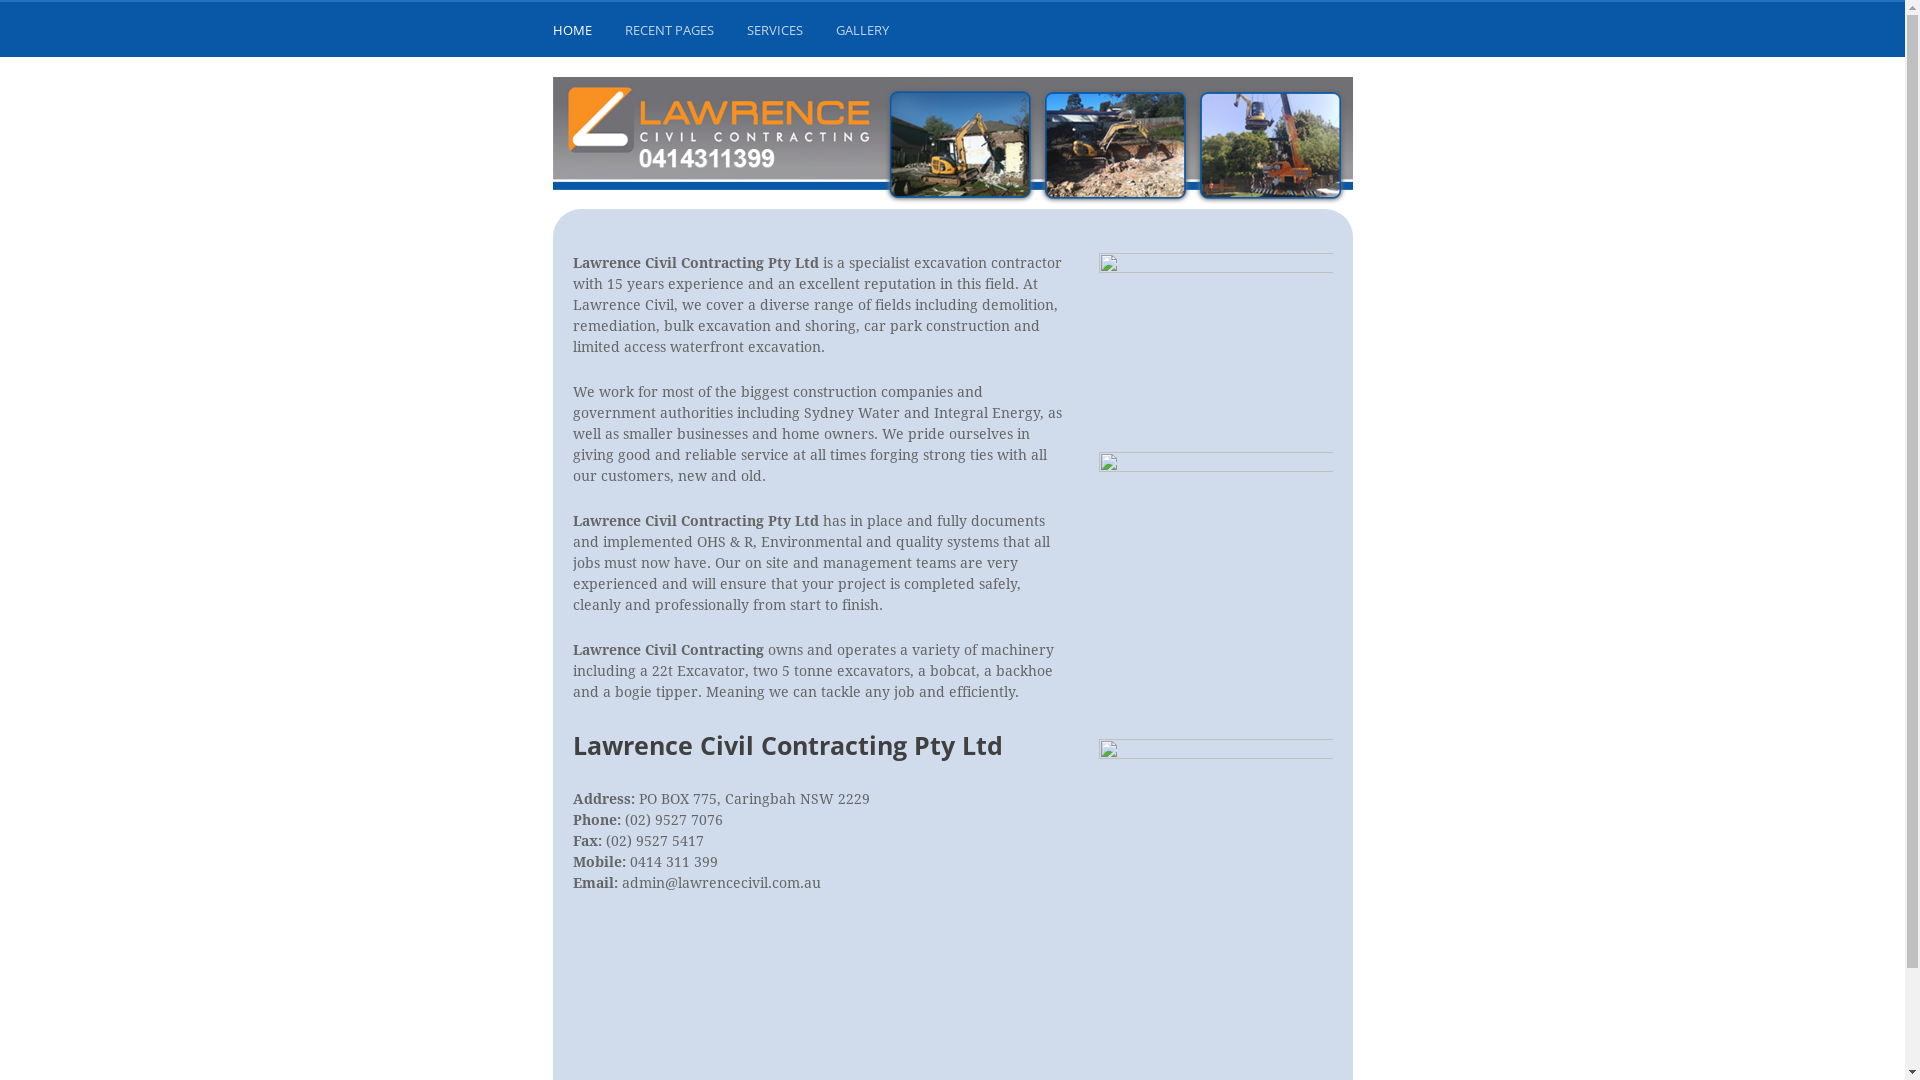  What do you see at coordinates (864, 34) in the screenshot?
I see `'GALLERY'` at bounding box center [864, 34].